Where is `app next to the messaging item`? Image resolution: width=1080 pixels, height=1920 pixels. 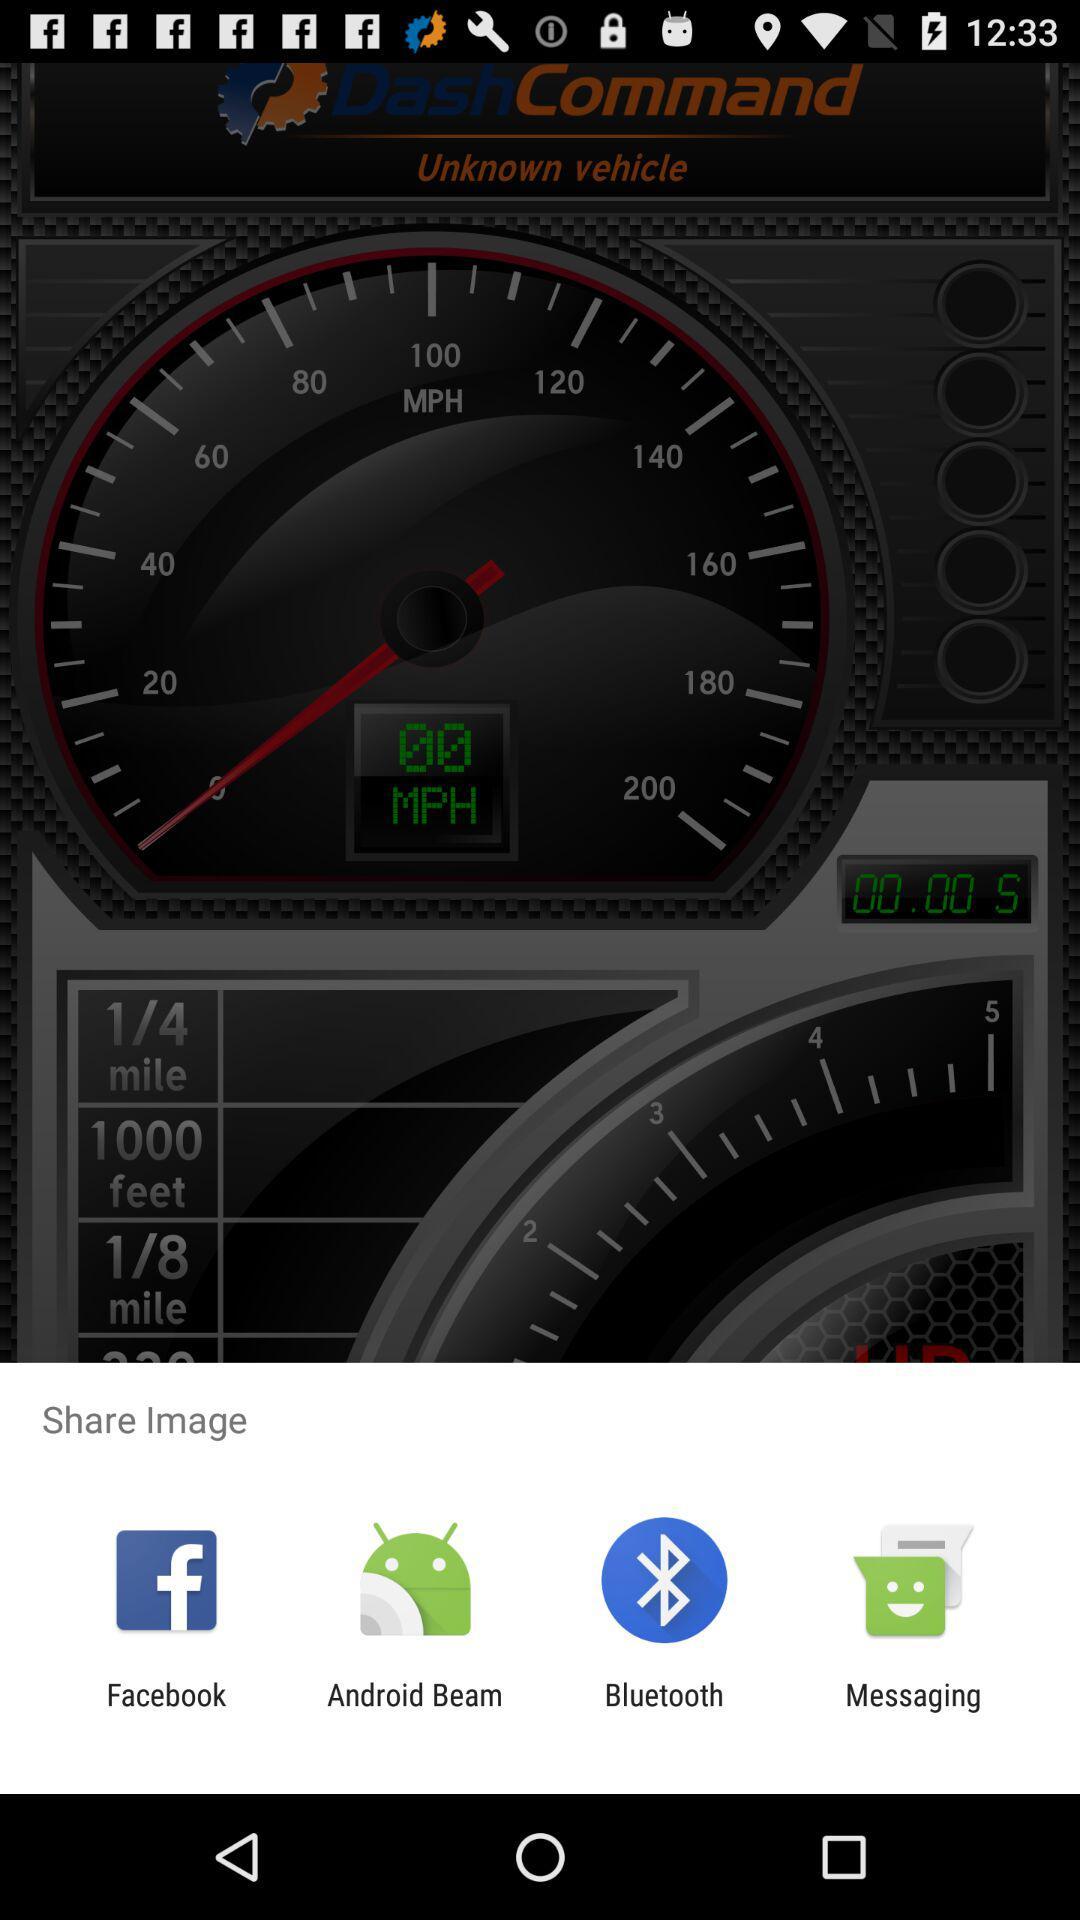
app next to the messaging item is located at coordinates (664, 1711).